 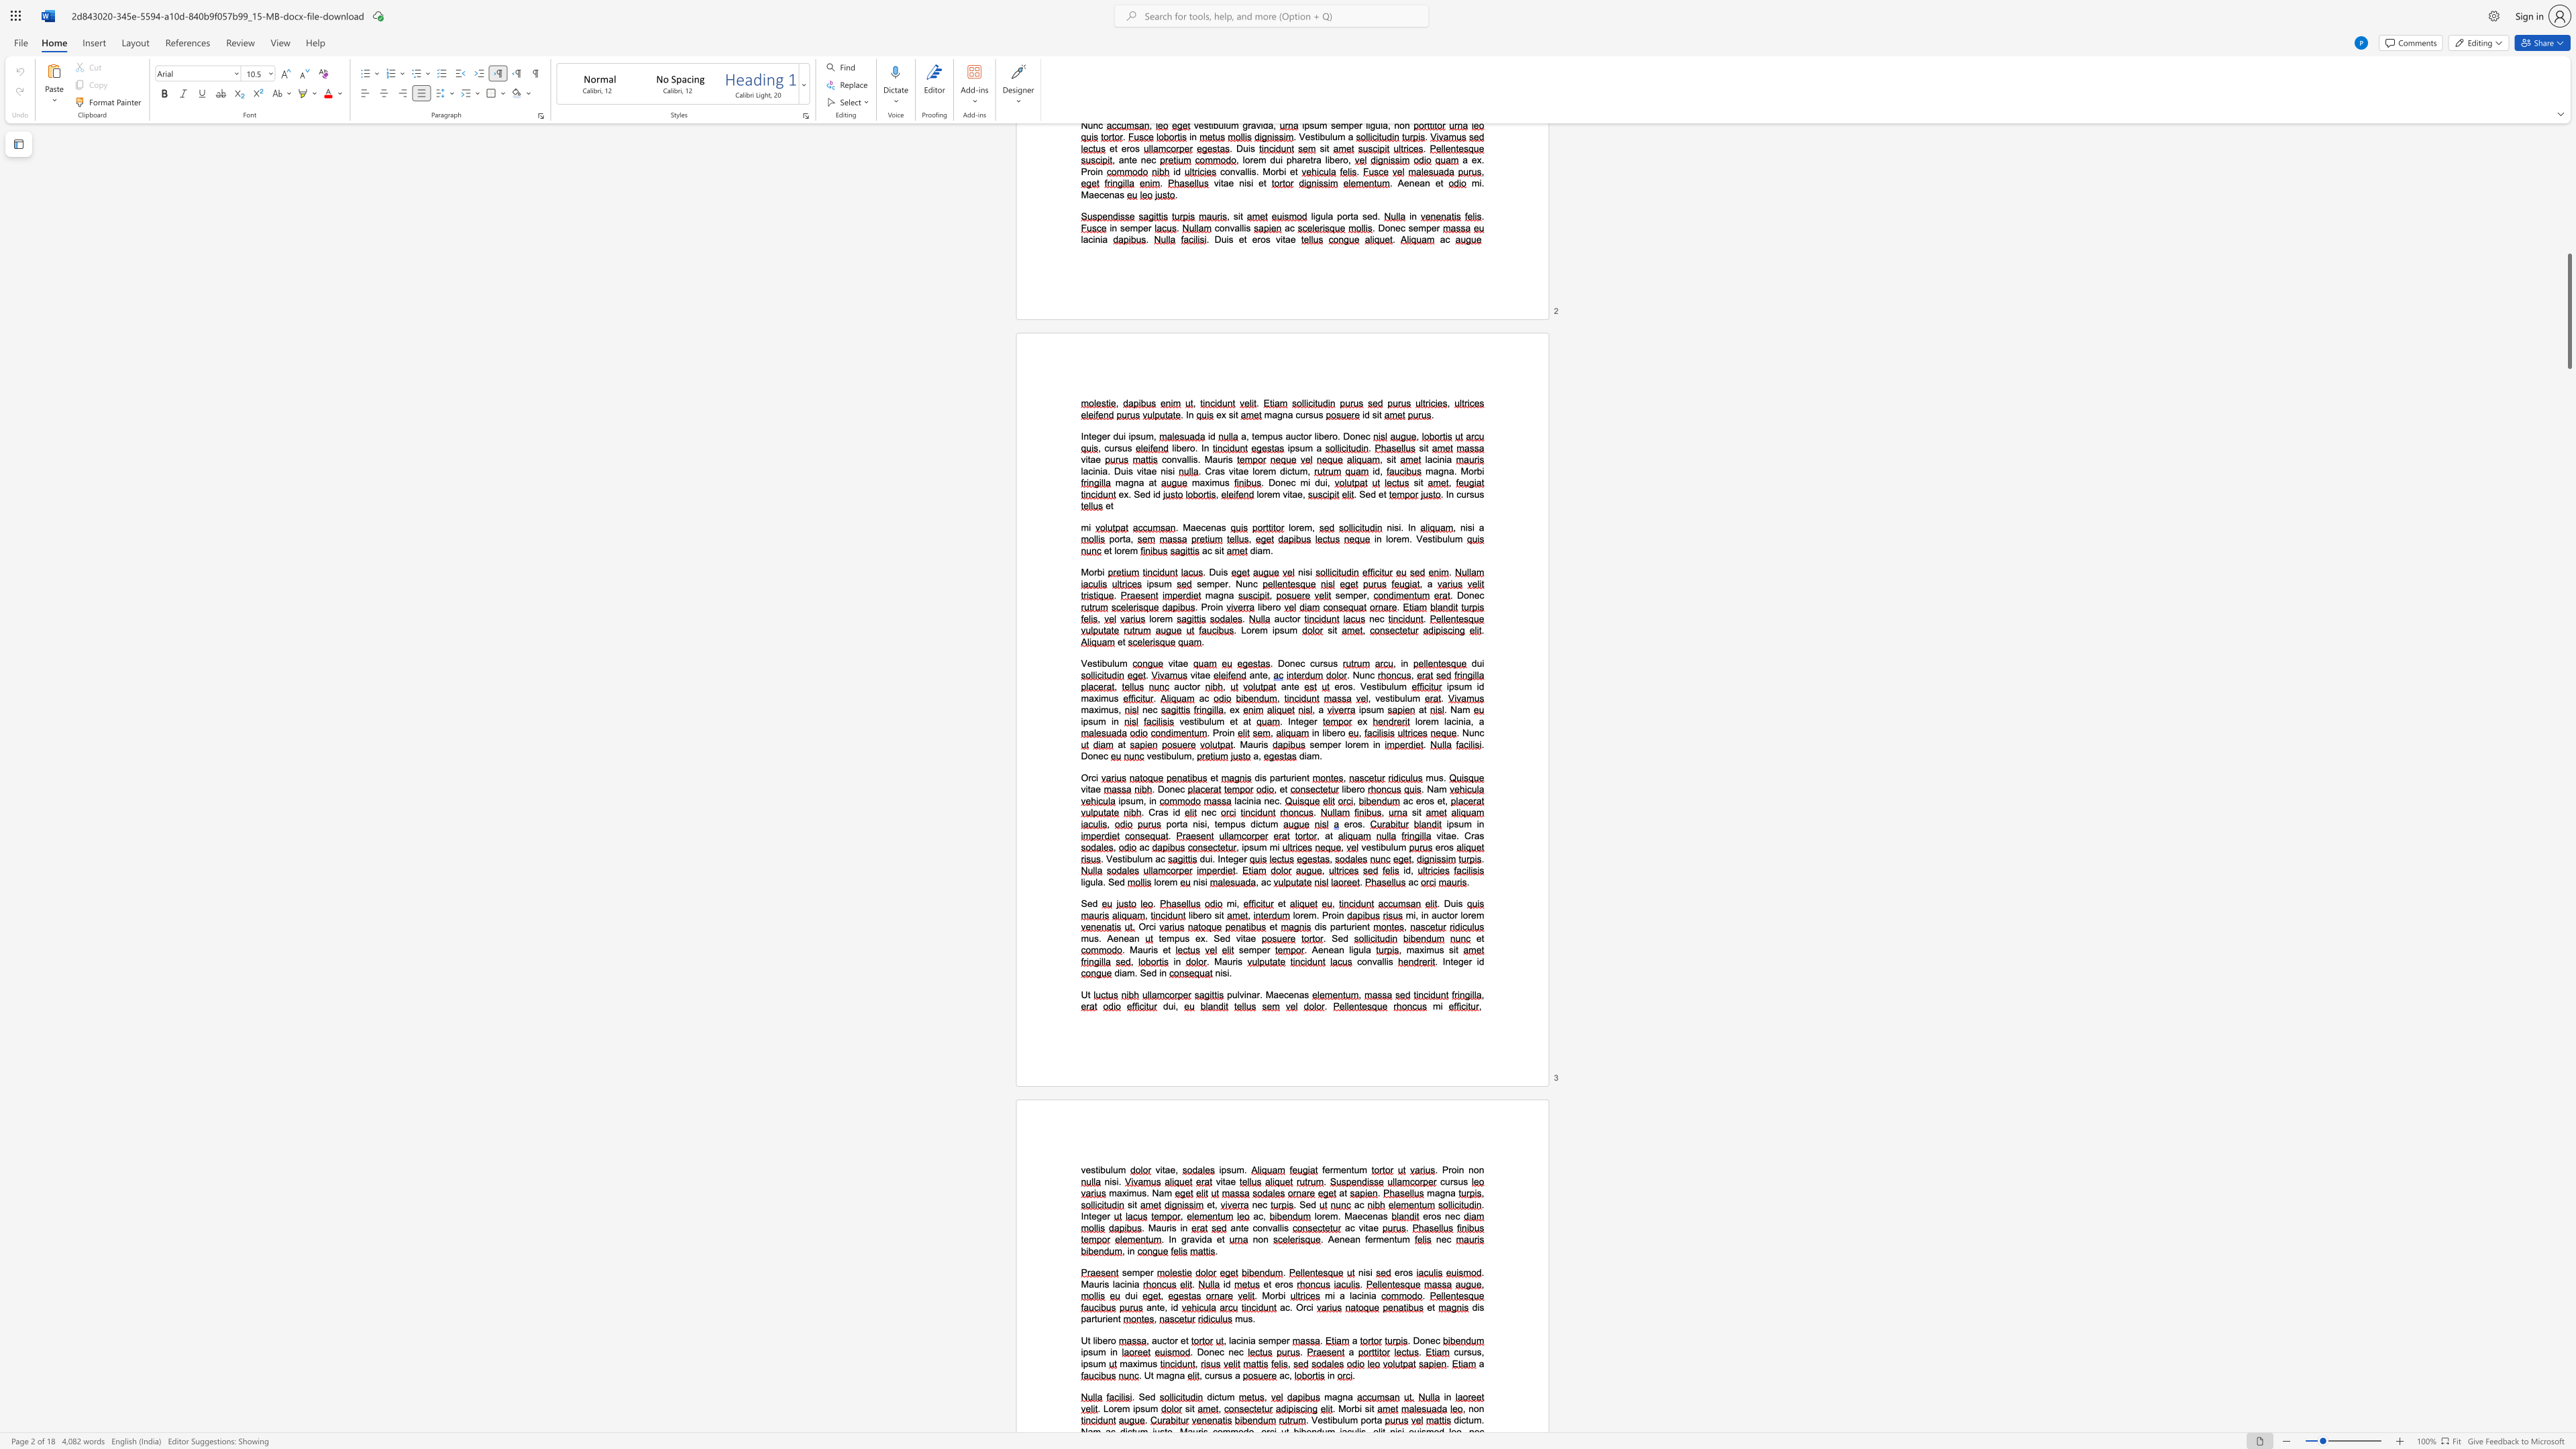 I want to click on the space between the continuous character "s" and "t" in the text, so click(x=1122, y=858).